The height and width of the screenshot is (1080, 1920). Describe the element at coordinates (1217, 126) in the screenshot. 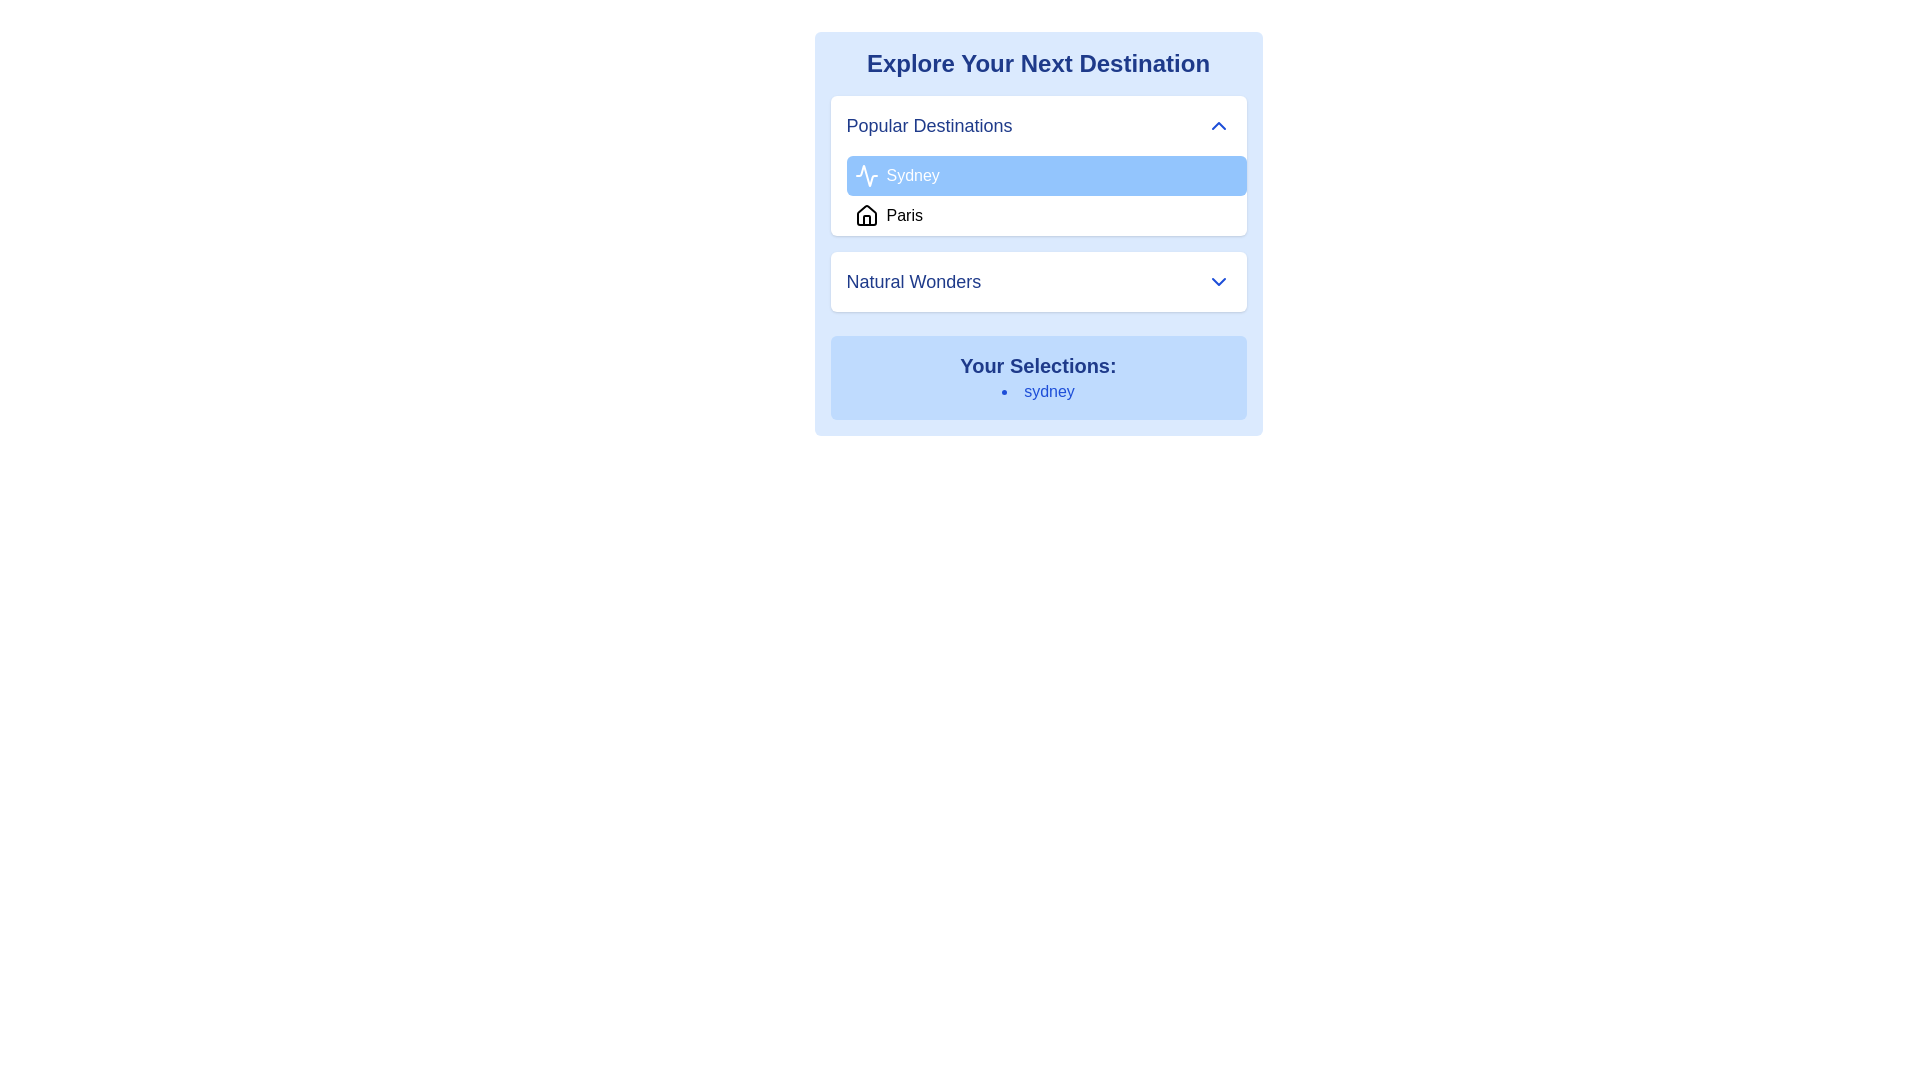

I see `the icon button located at the top-right corner of the 'Popular Destinations' dropdown header` at that location.